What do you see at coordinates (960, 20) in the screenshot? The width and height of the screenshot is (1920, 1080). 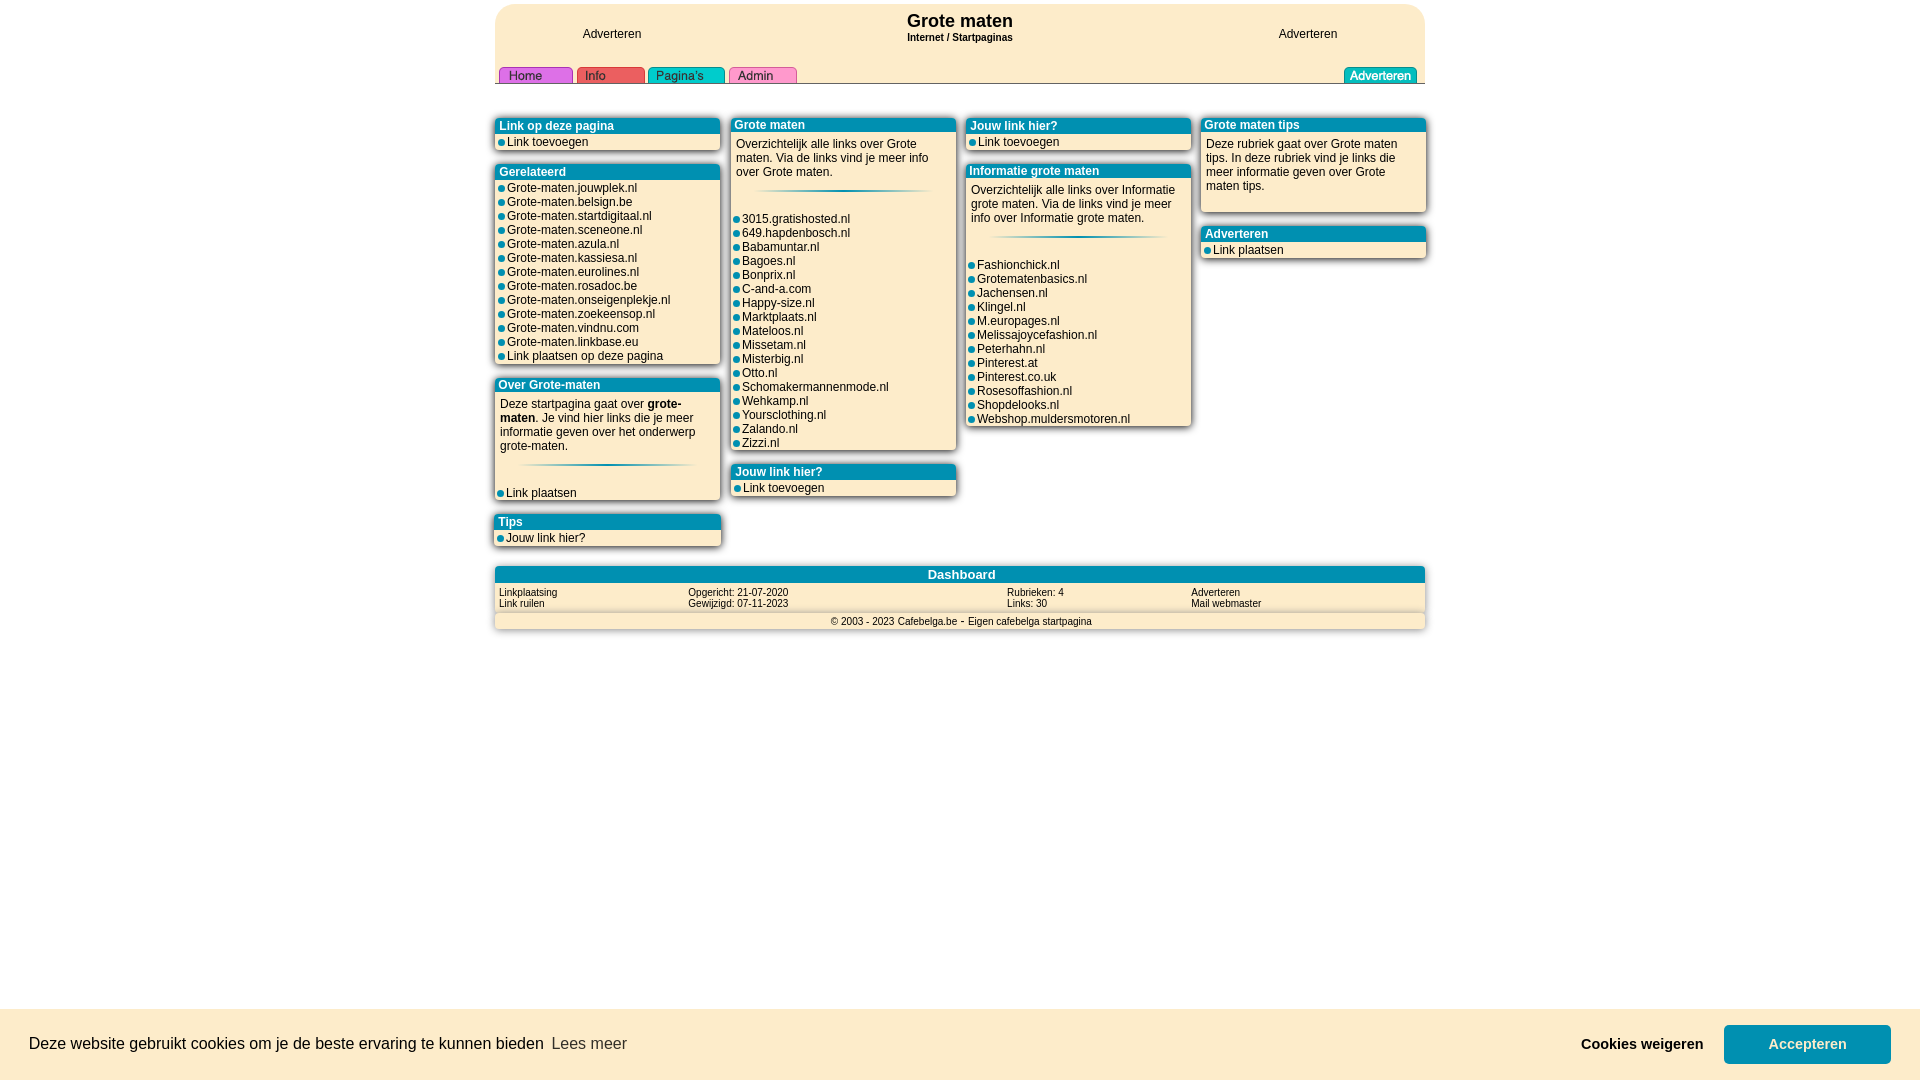 I see `'Grote maten'` at bounding box center [960, 20].